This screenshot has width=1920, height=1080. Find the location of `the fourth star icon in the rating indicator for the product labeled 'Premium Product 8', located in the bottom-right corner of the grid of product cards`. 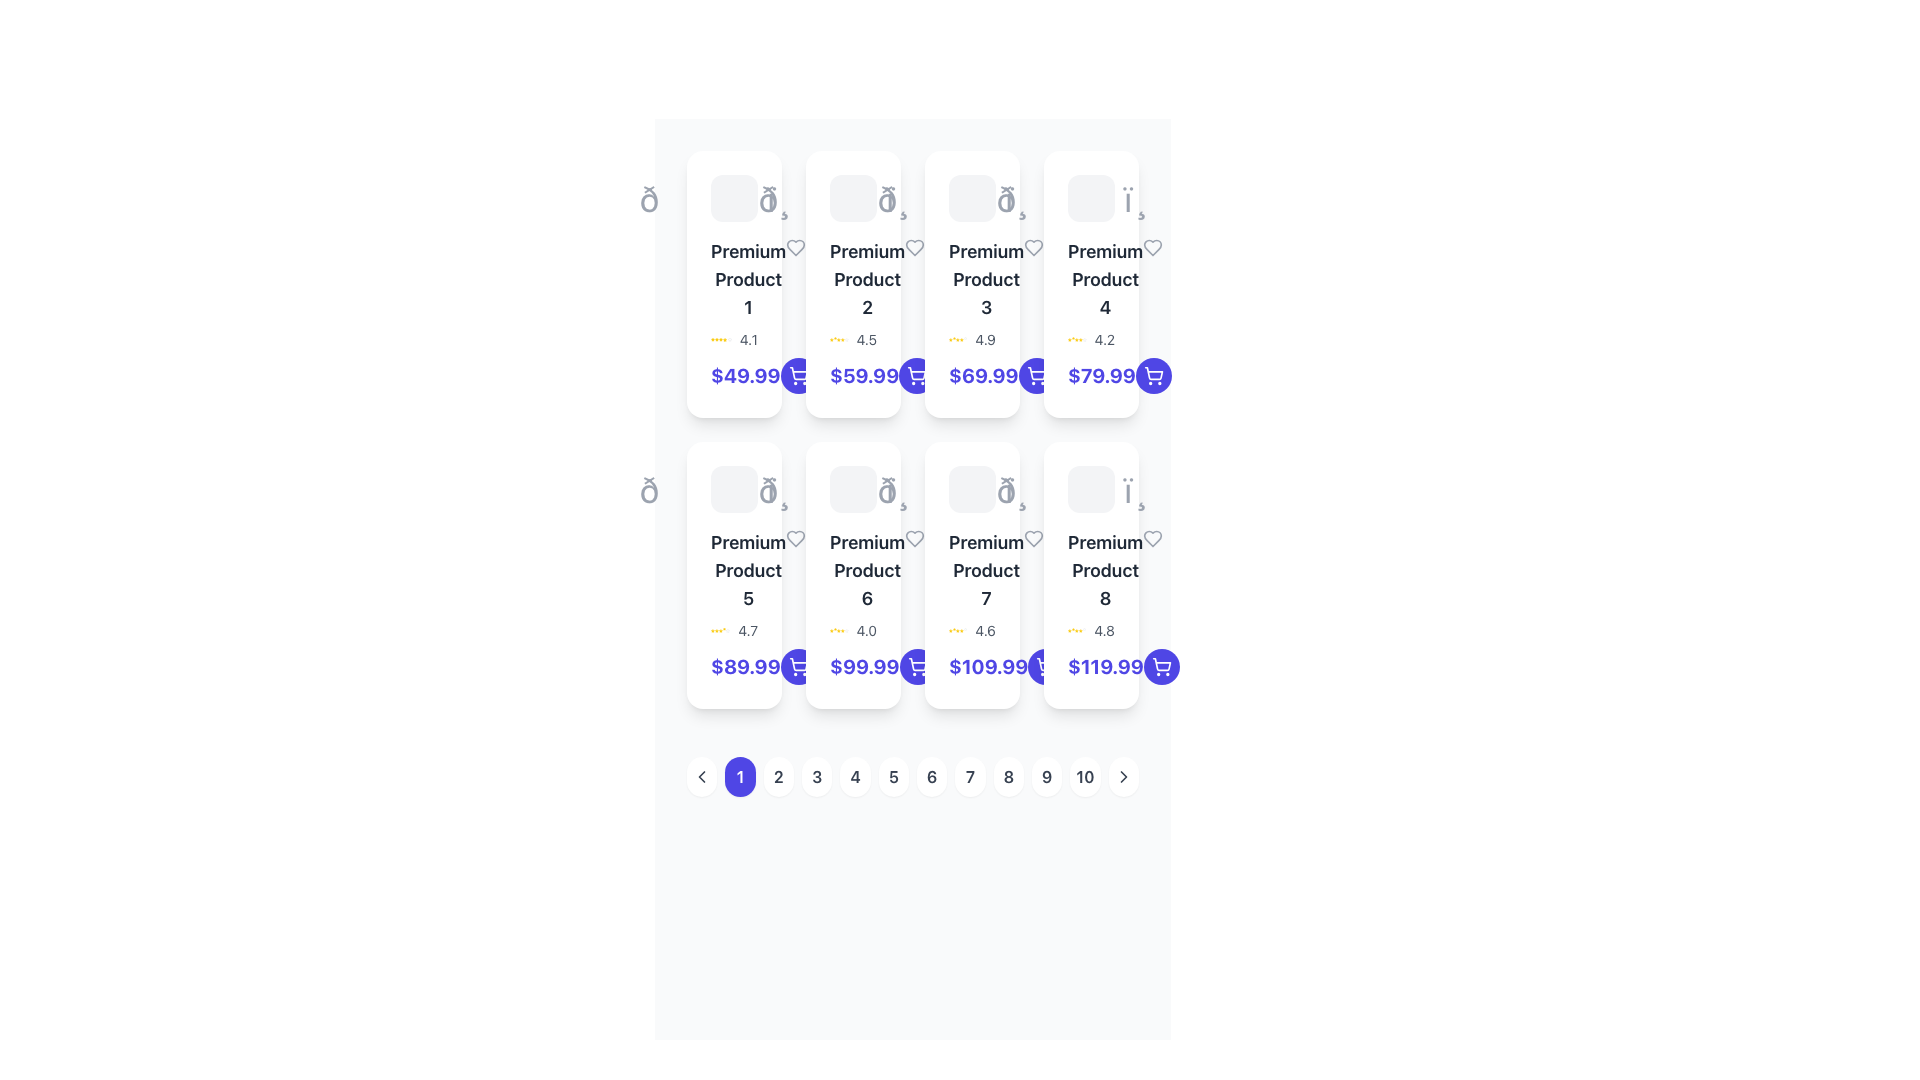

the fourth star icon in the rating indicator for the product labeled 'Premium Product 8', located in the bottom-right corner of the grid of product cards is located at coordinates (1076, 631).